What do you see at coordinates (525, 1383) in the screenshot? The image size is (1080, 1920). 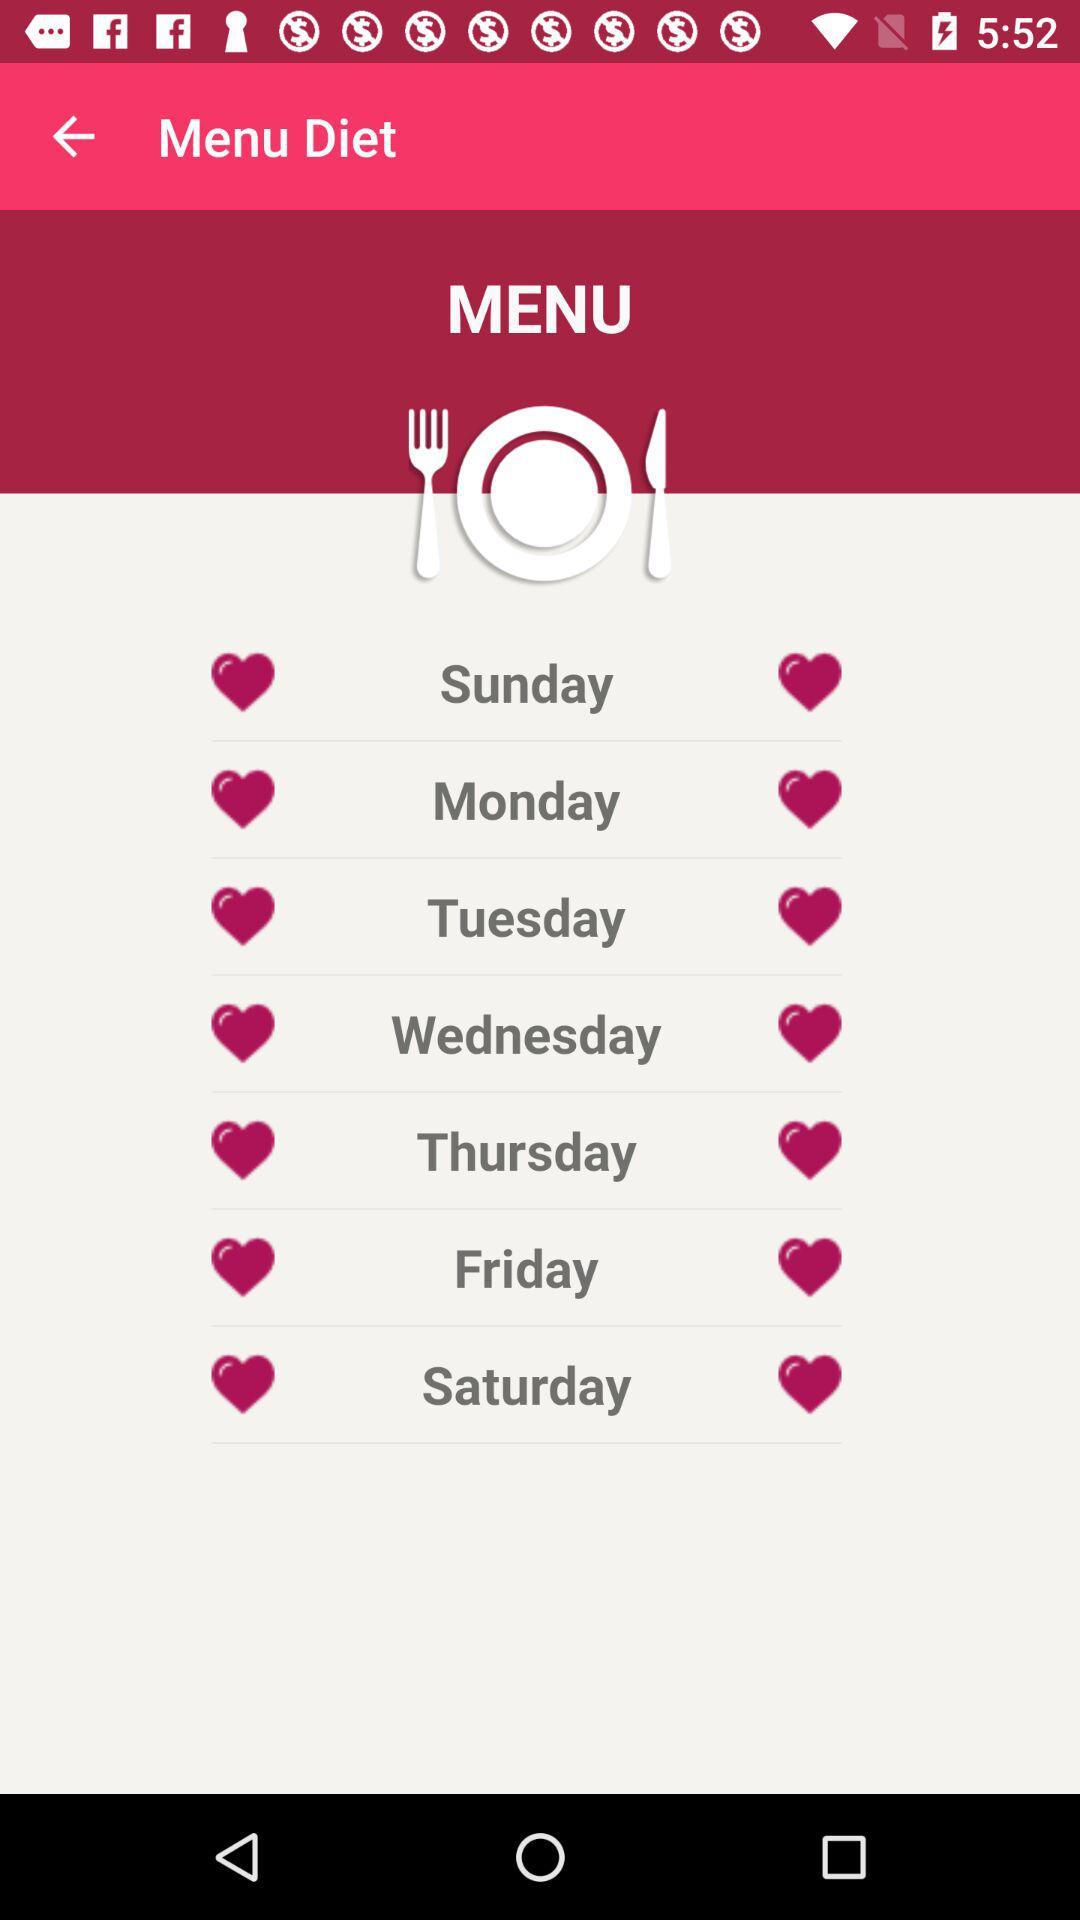 I see `the item below friday item` at bounding box center [525, 1383].